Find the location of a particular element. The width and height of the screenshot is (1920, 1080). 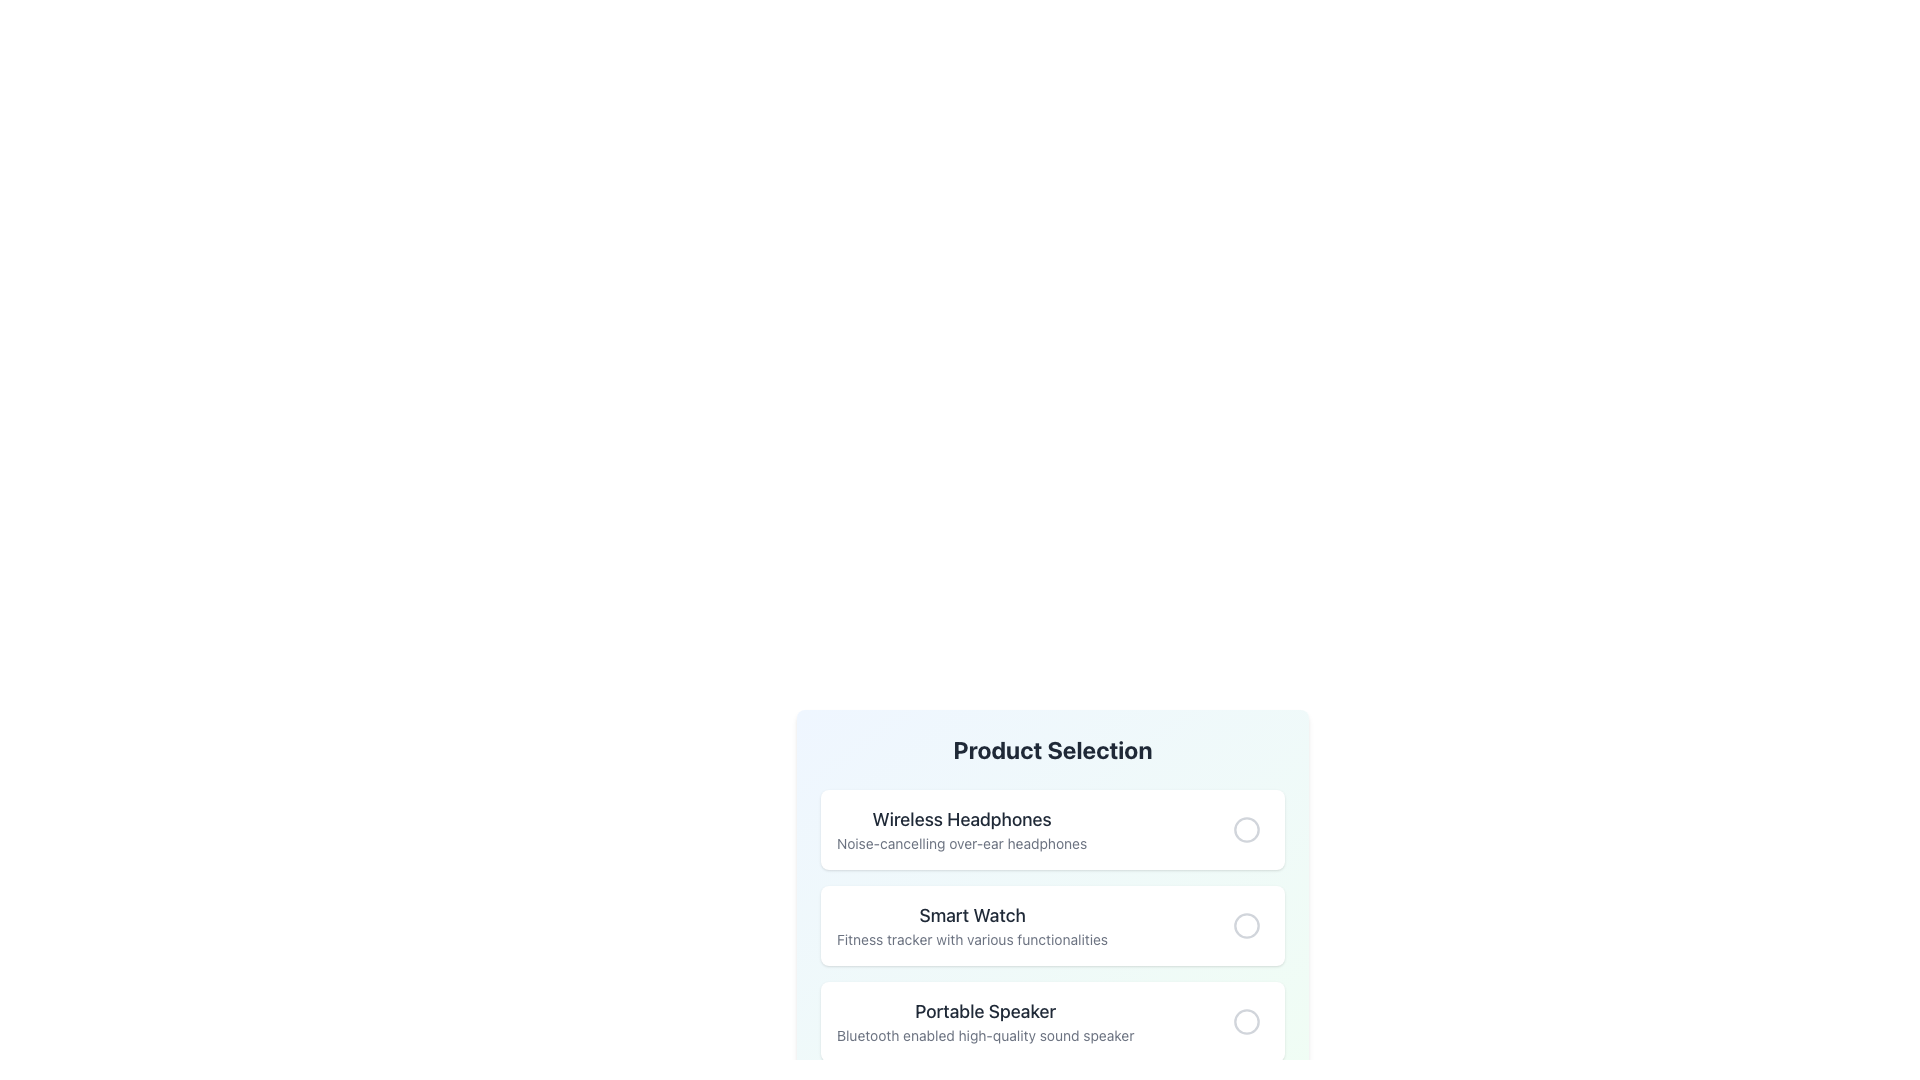

the radio button associated with the 'Smart Watch' option is located at coordinates (1246, 925).